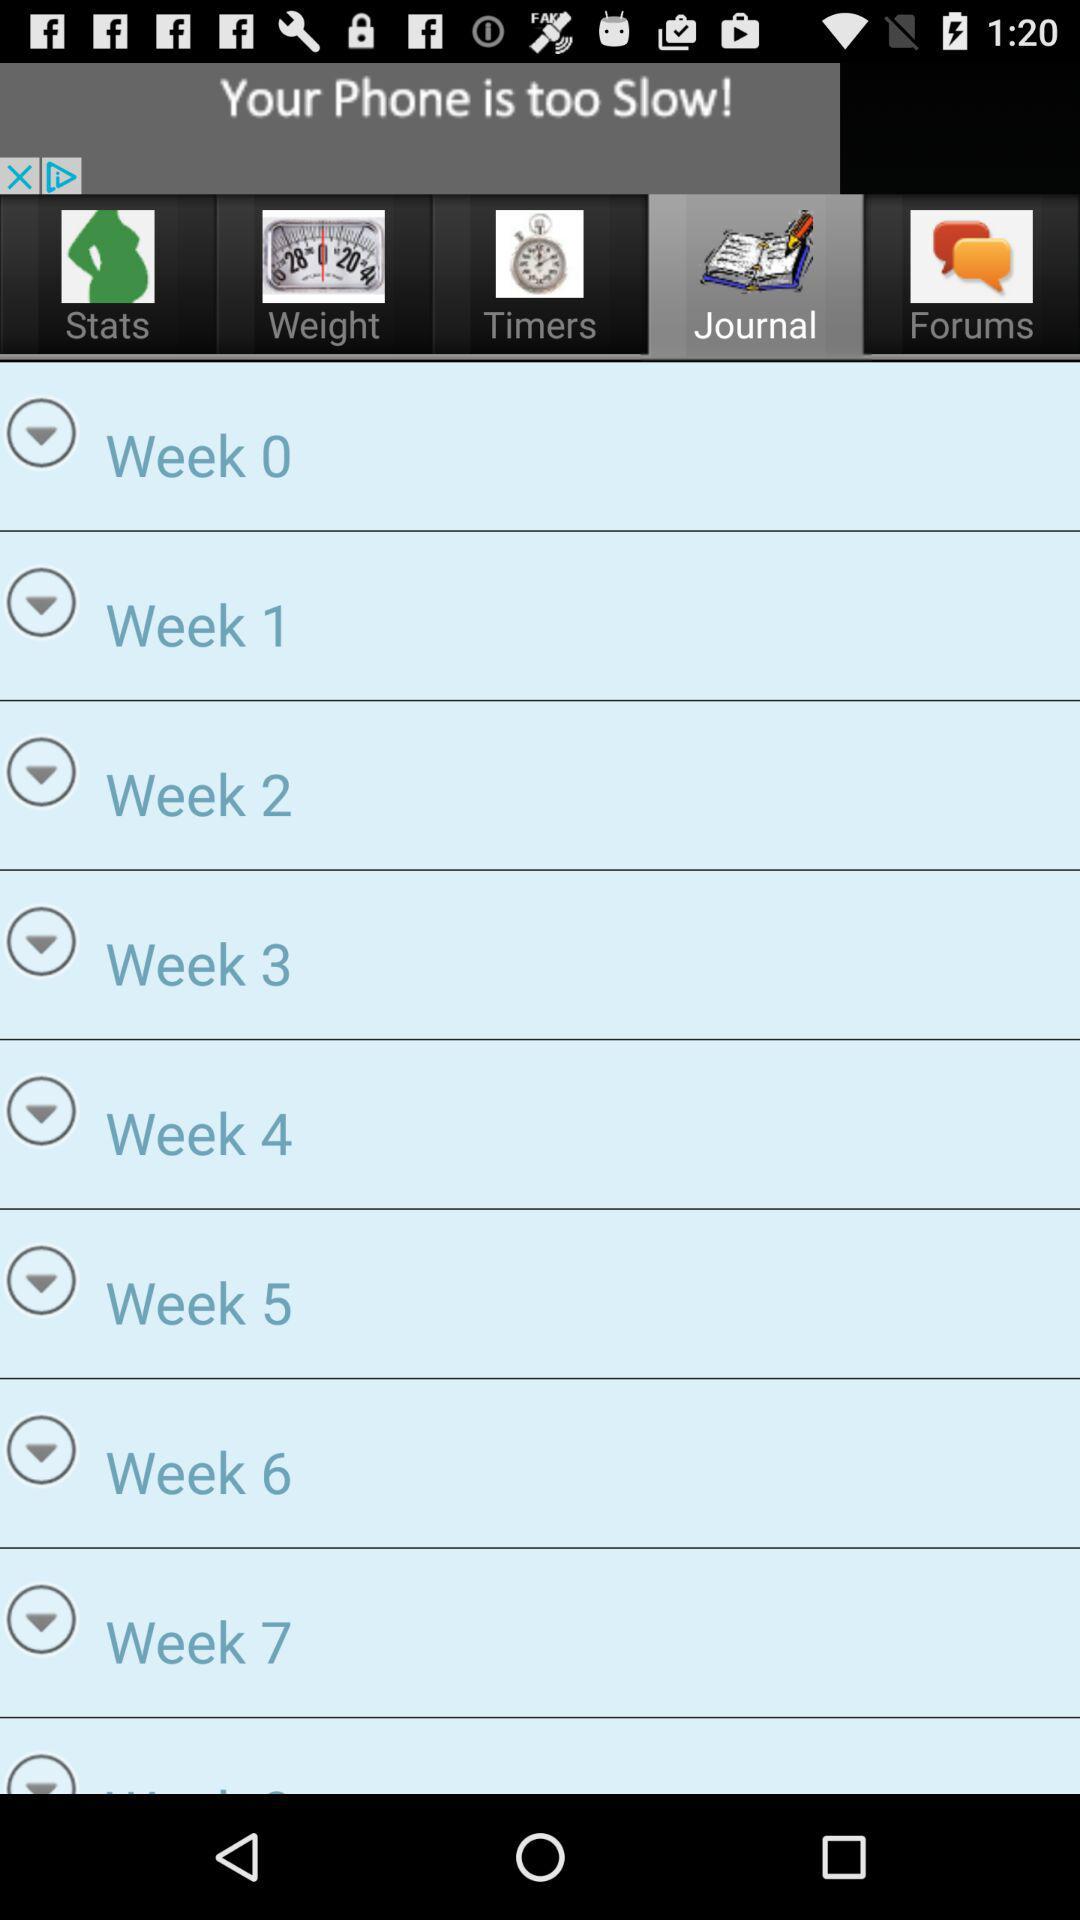 This screenshot has width=1080, height=1920. Describe the element at coordinates (419, 127) in the screenshot. I see `advertisement` at that location.